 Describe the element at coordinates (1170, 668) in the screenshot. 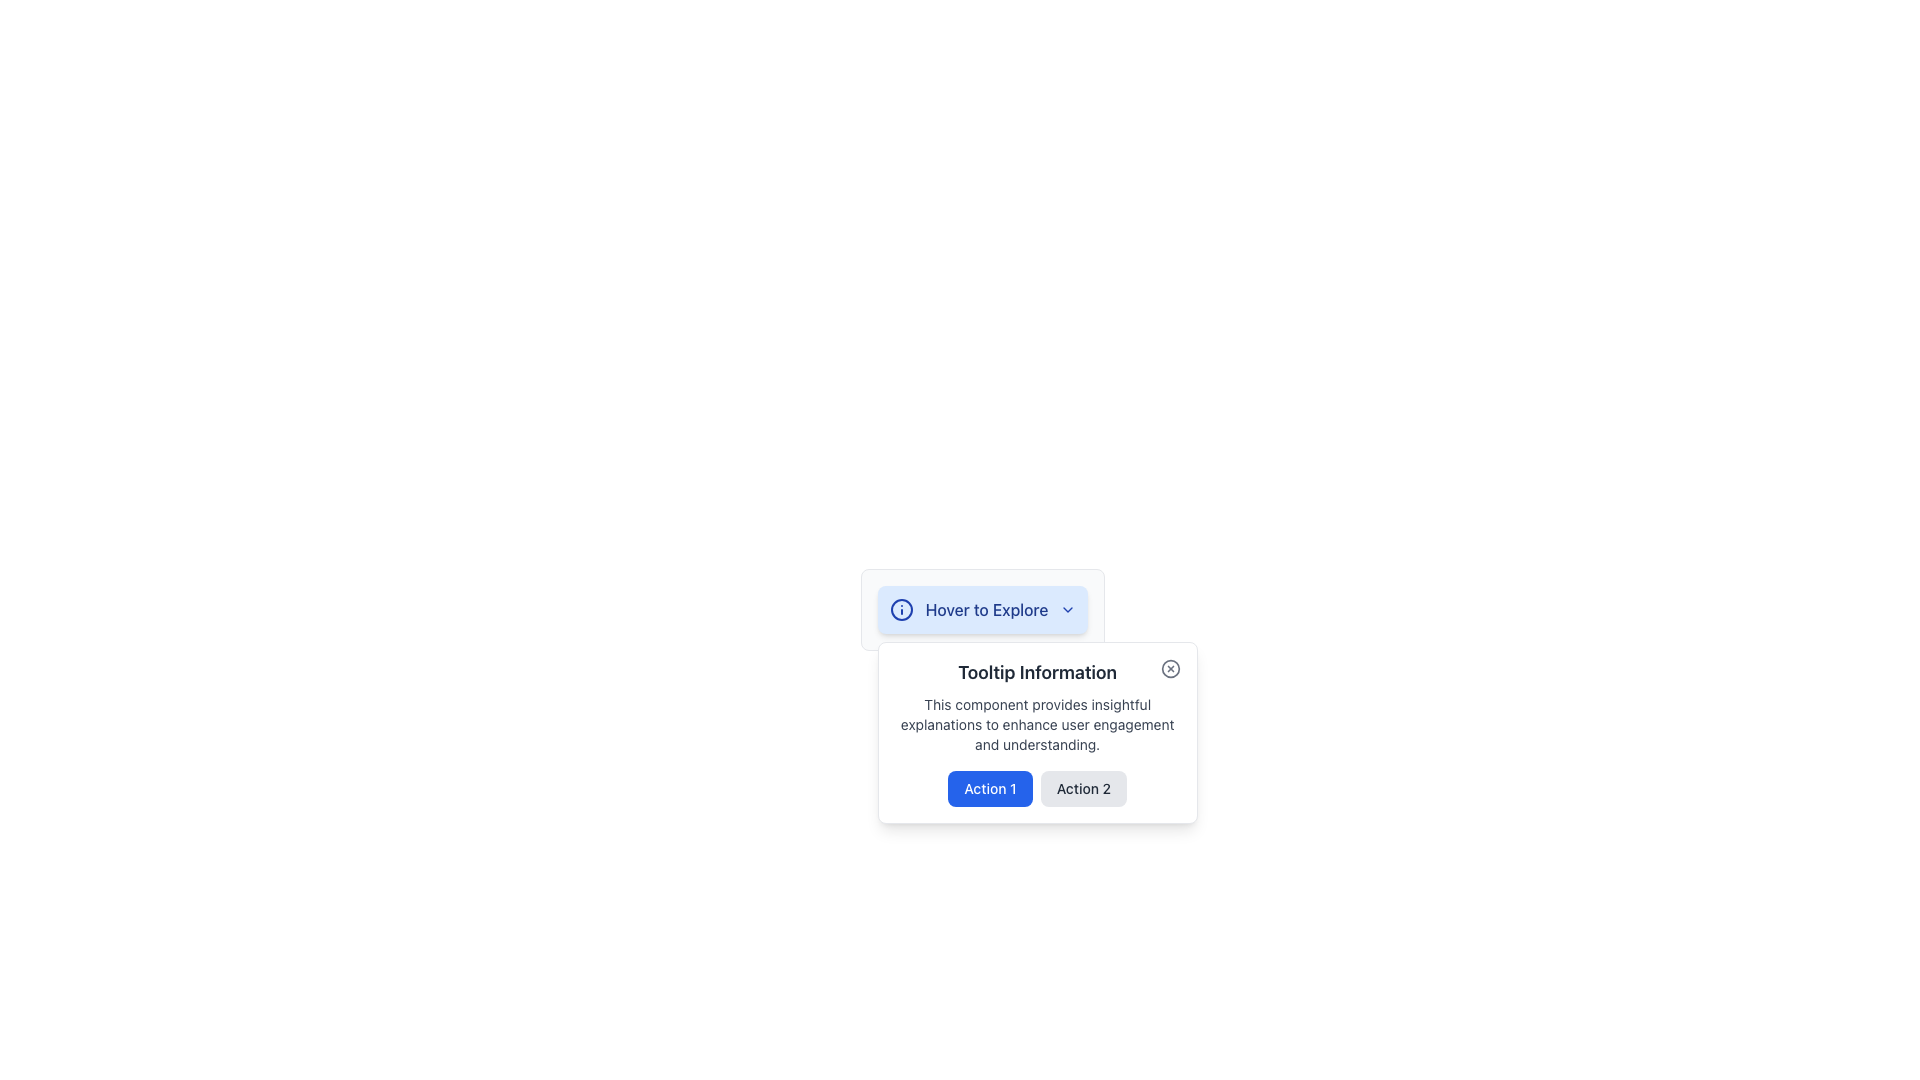

I see `the close icon located at the top-right corner of the 'Tooltip Information' tooltip` at that location.